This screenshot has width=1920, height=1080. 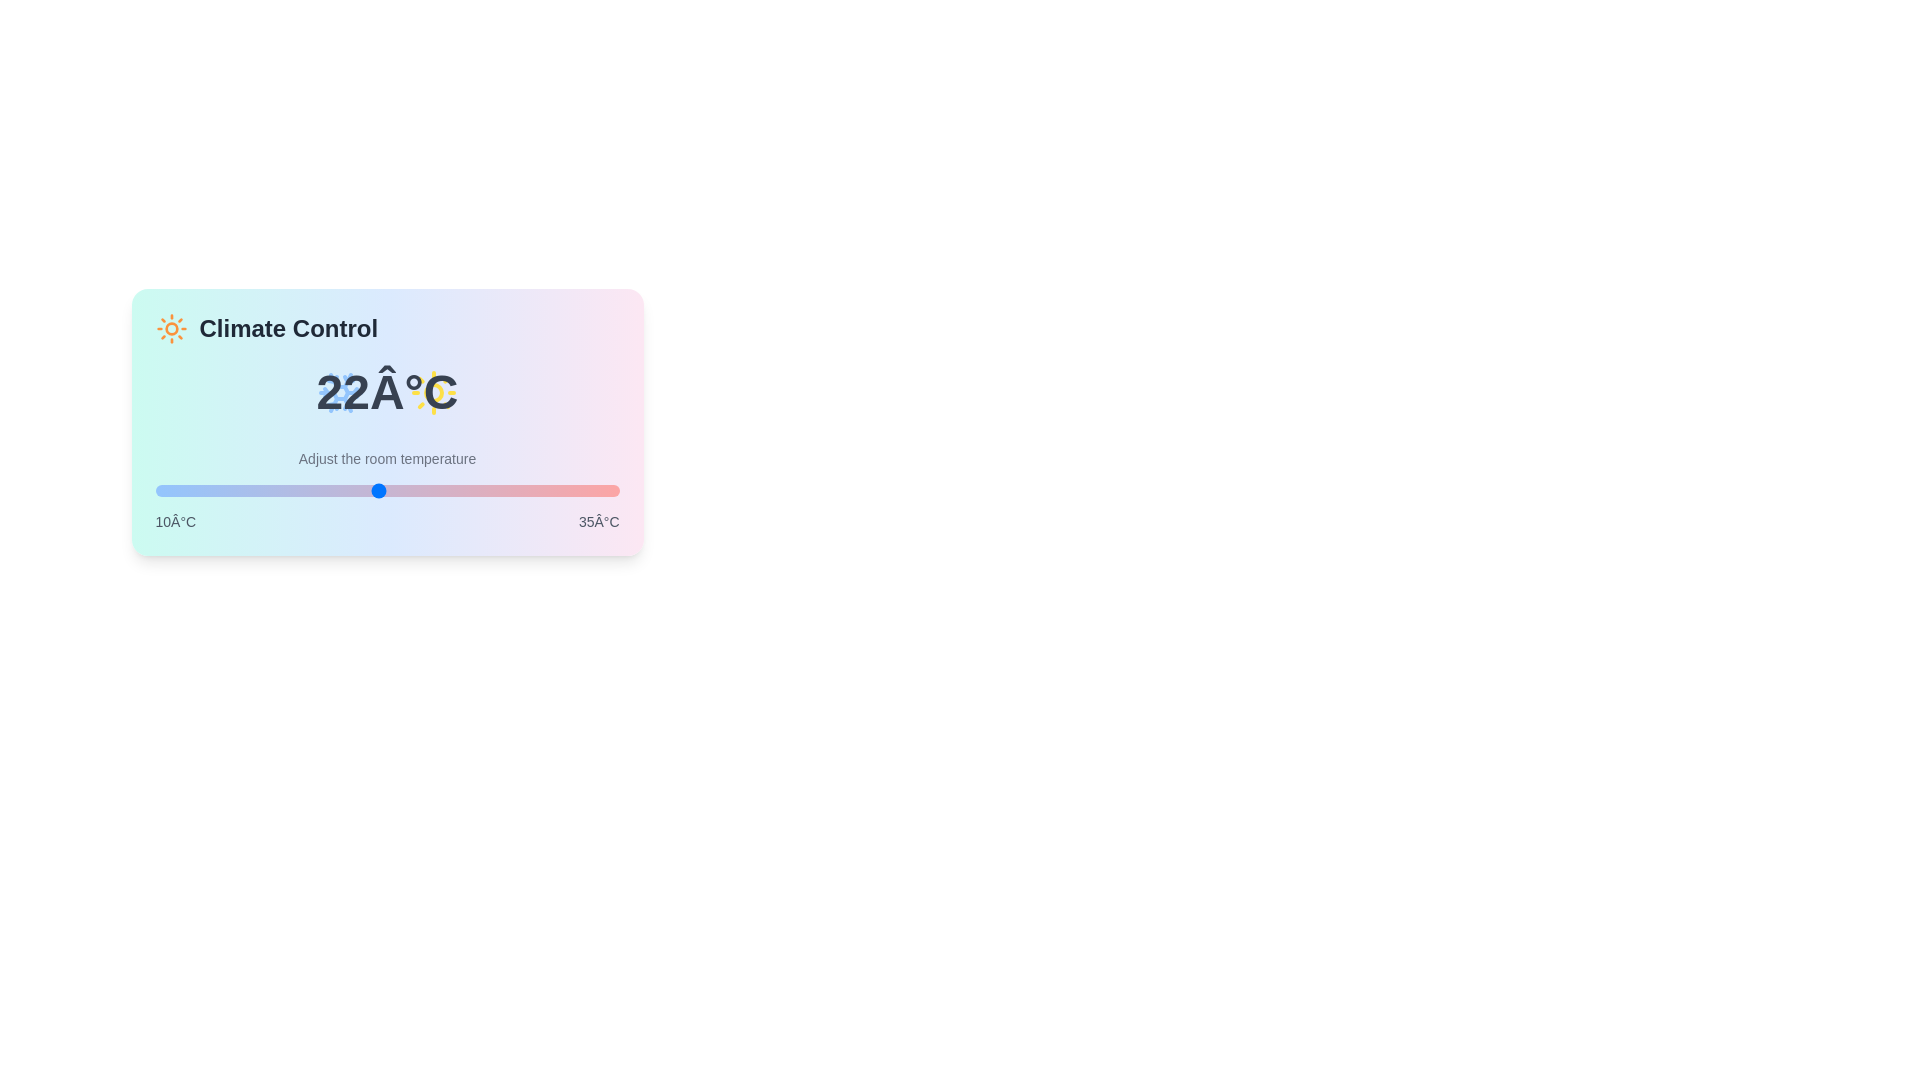 I want to click on the temperature slider to 16 degrees Celsius, so click(x=265, y=490).